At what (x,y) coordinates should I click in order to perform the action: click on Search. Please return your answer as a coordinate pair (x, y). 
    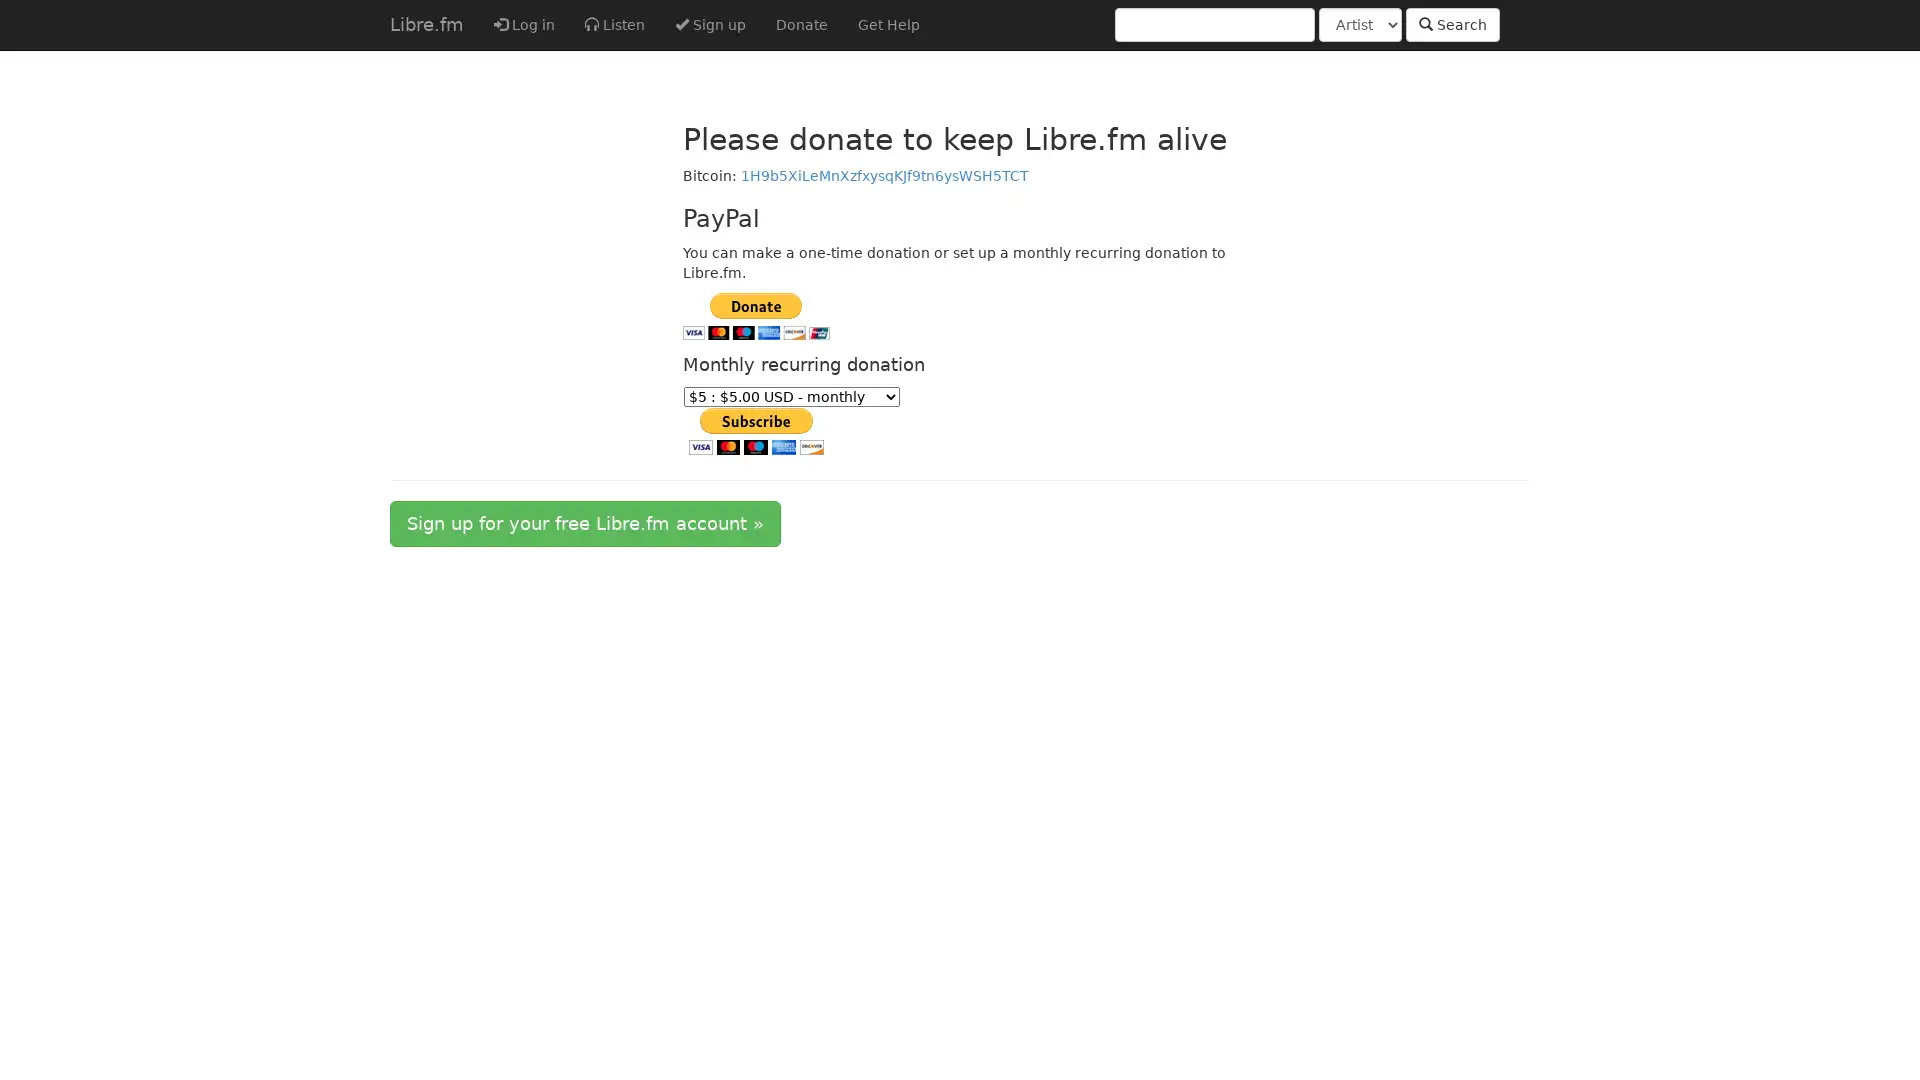
    Looking at the image, I should click on (1453, 24).